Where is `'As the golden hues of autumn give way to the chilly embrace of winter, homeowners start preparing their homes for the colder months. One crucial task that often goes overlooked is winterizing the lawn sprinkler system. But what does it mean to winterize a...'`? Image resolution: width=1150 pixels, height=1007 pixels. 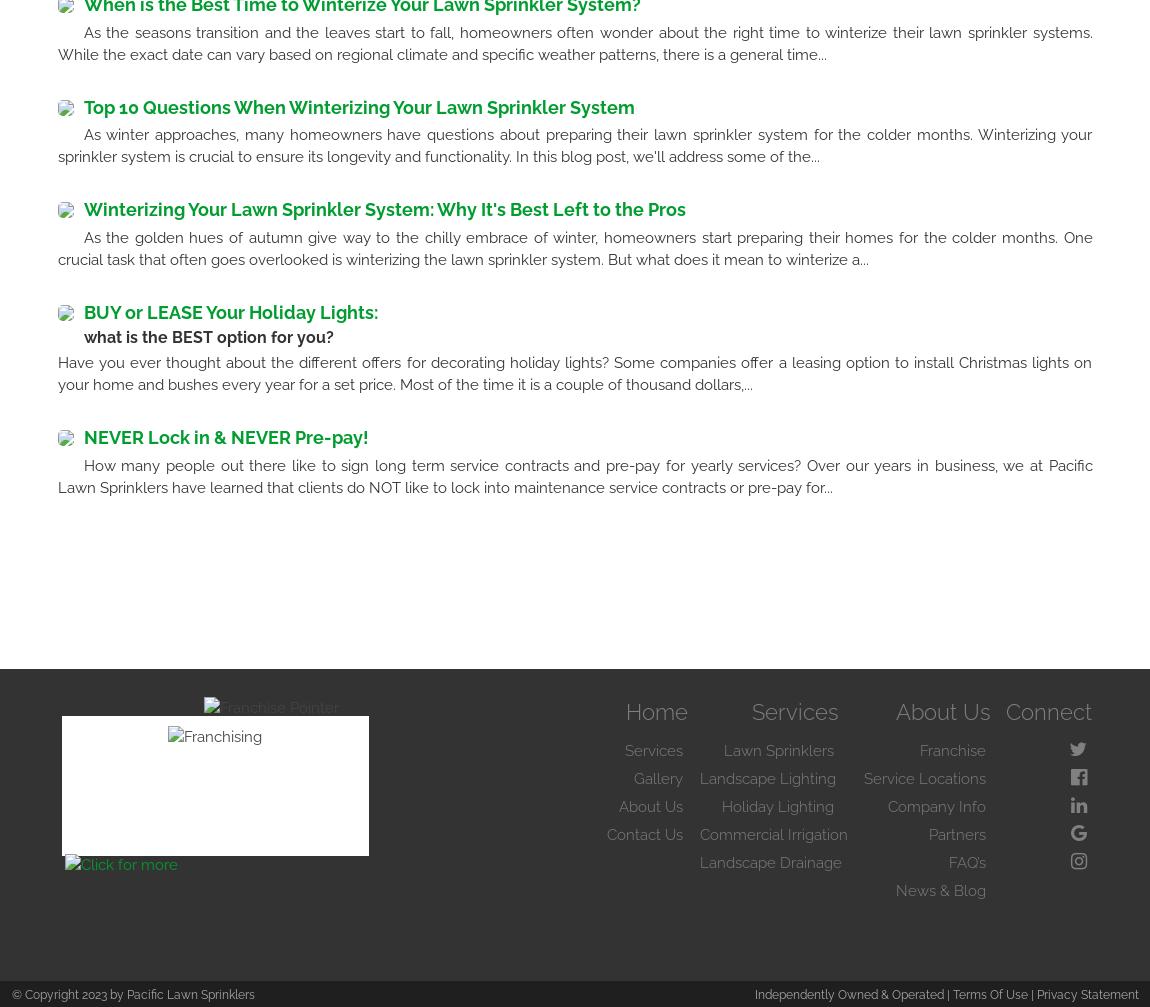
'As the golden hues of autumn give way to the chilly embrace of winter, homeowners start preparing their homes for the colder months. One crucial task that often goes overlooked is winterizing the lawn sprinkler system. But what does it mean to winterize a...' is located at coordinates (56, 248).